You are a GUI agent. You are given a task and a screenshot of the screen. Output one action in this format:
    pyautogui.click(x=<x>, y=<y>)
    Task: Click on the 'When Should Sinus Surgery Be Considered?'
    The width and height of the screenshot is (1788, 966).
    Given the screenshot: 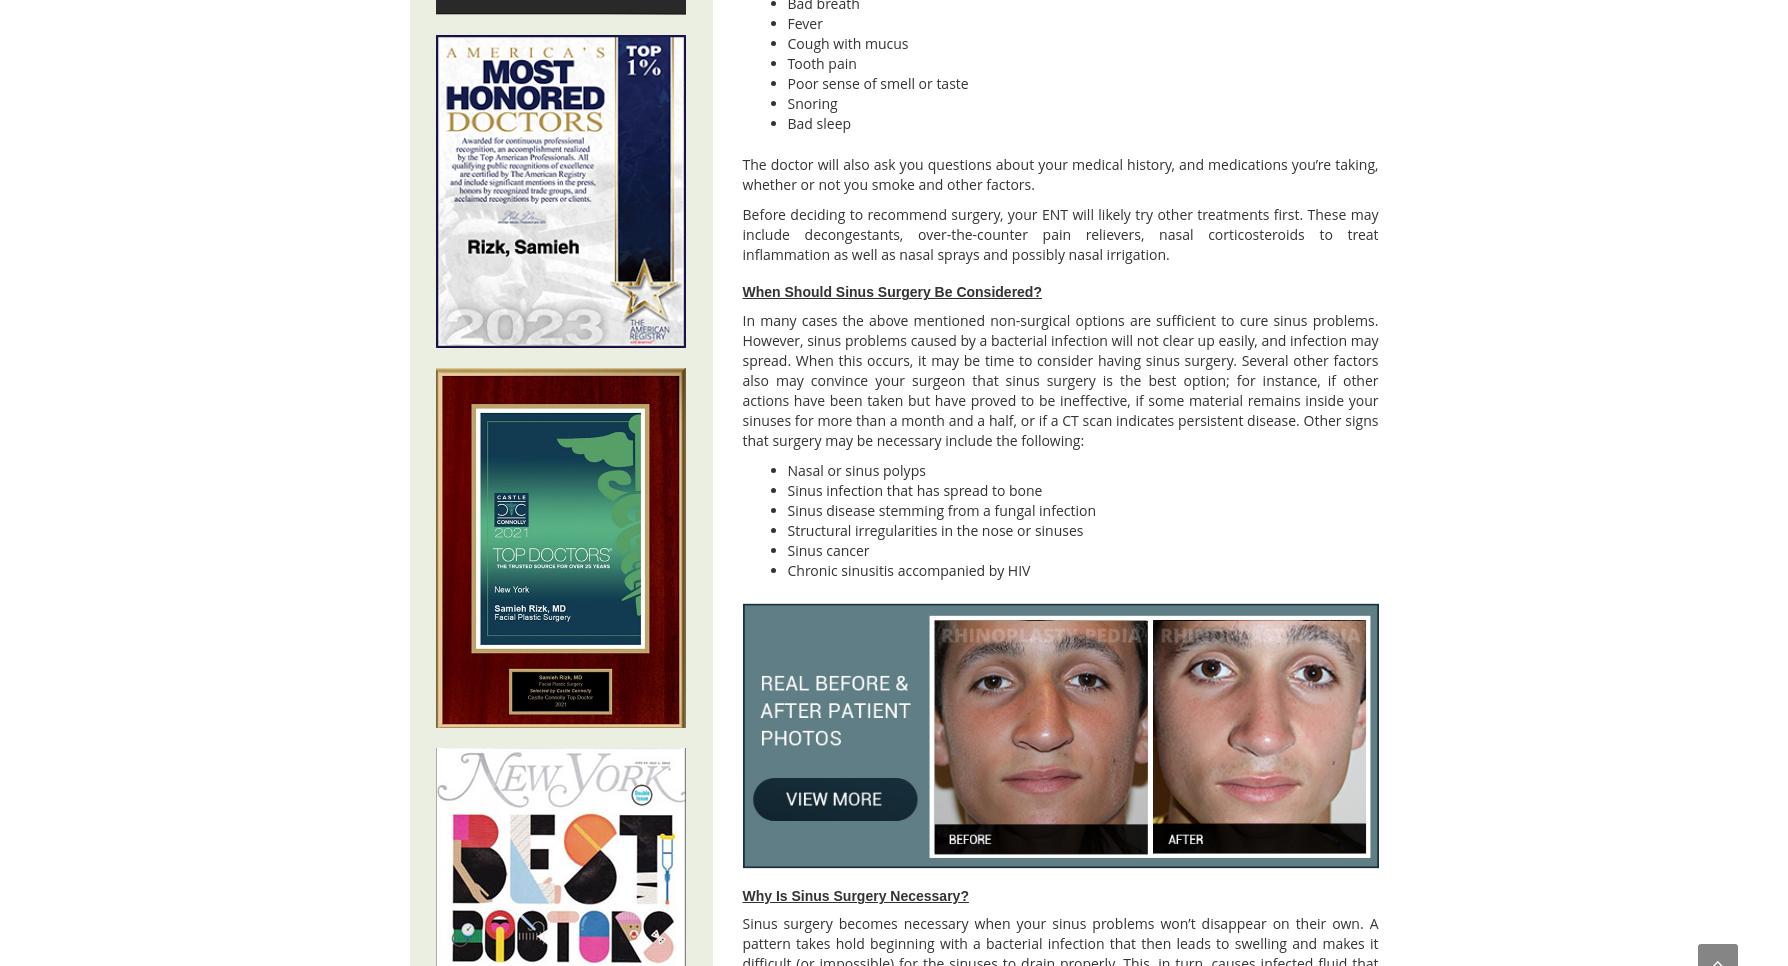 What is the action you would take?
    pyautogui.click(x=890, y=291)
    